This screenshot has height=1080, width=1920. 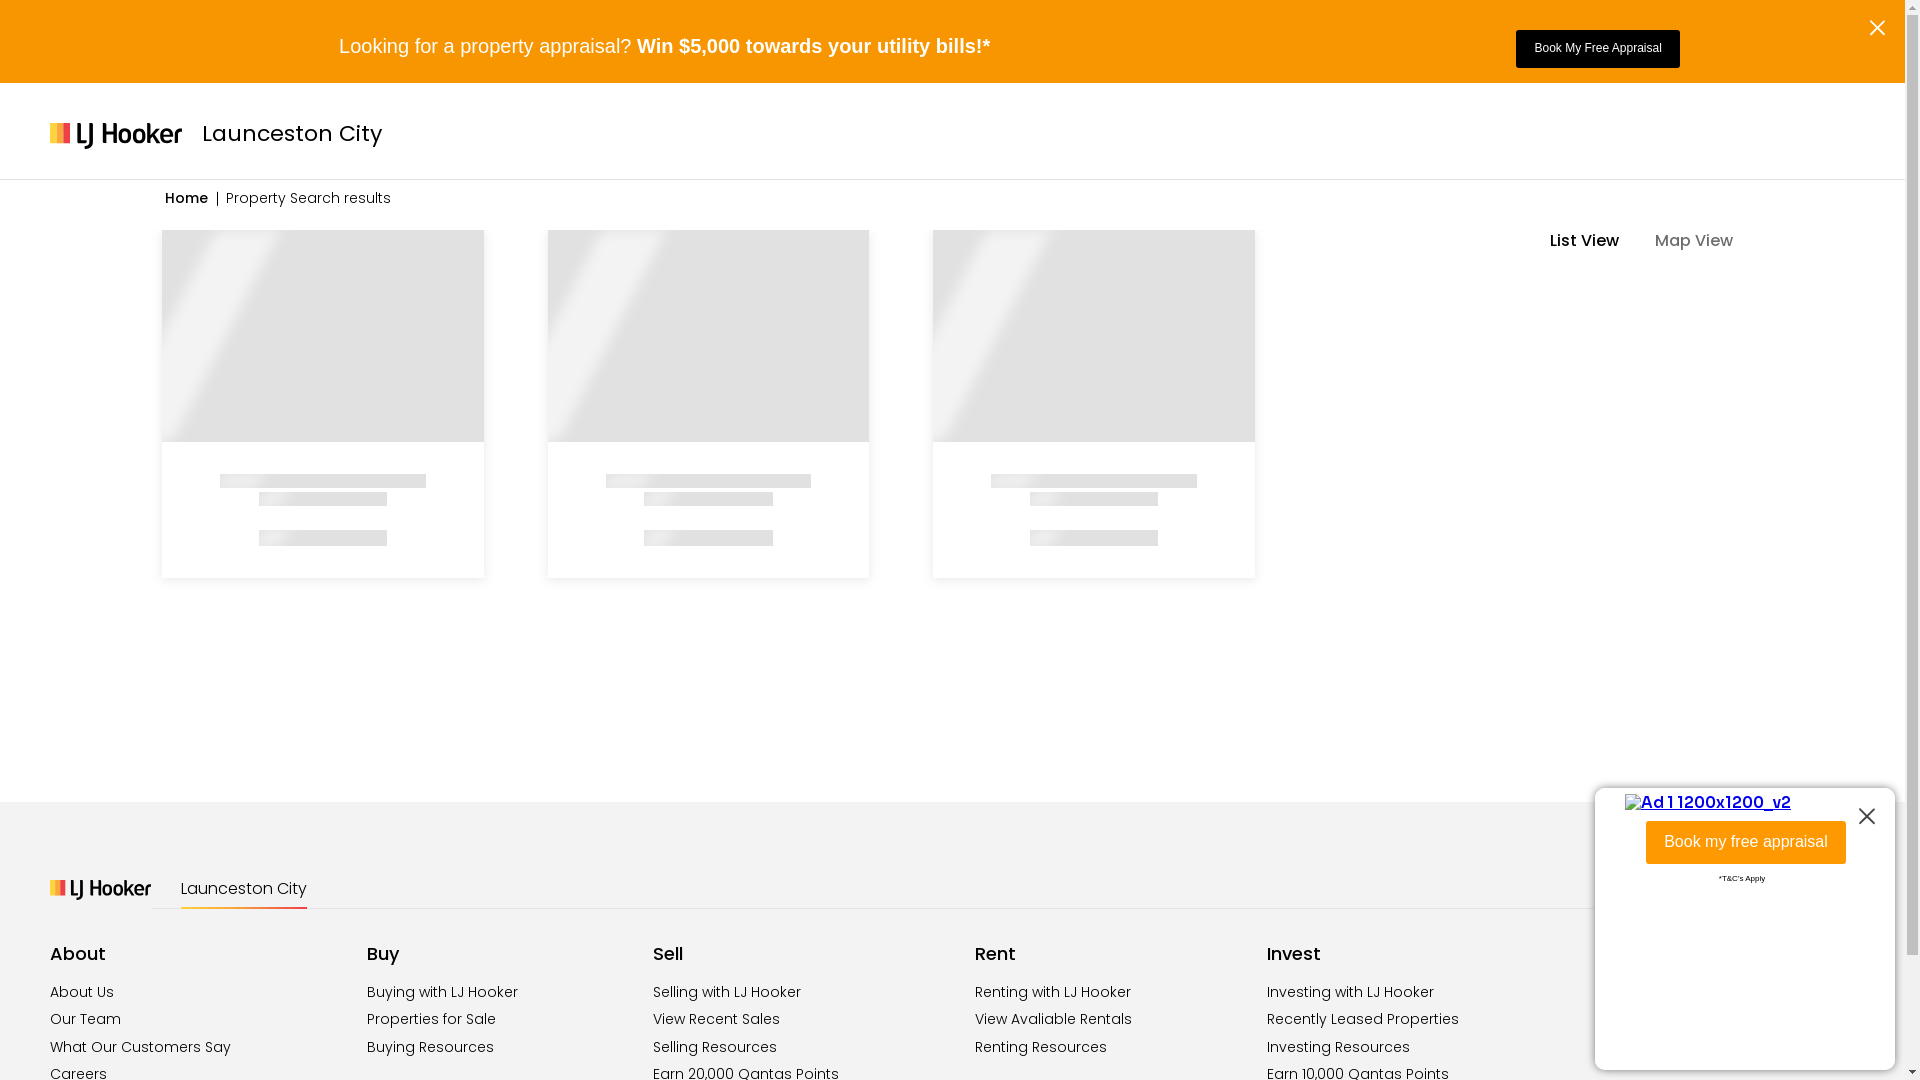 What do you see at coordinates (164, 197) in the screenshot?
I see `'Home'` at bounding box center [164, 197].